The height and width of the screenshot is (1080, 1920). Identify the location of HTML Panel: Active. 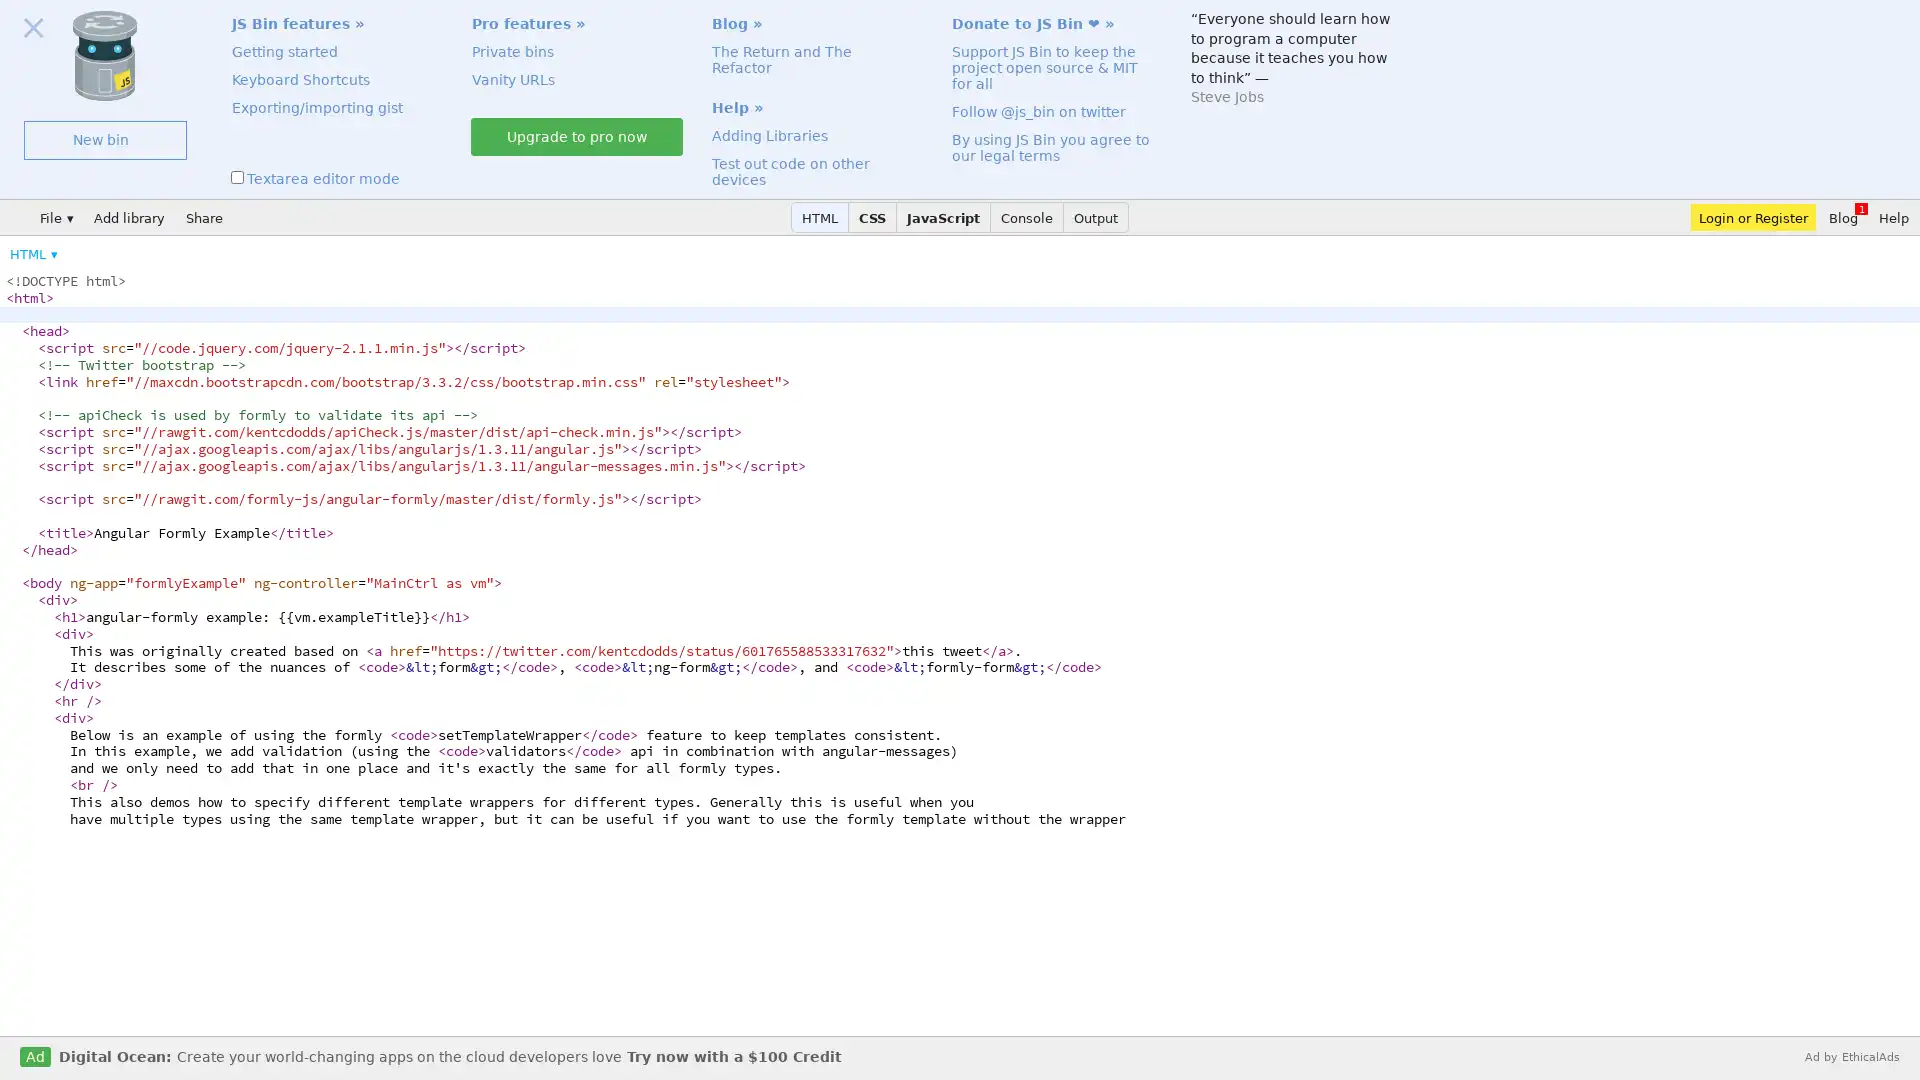
(820, 217).